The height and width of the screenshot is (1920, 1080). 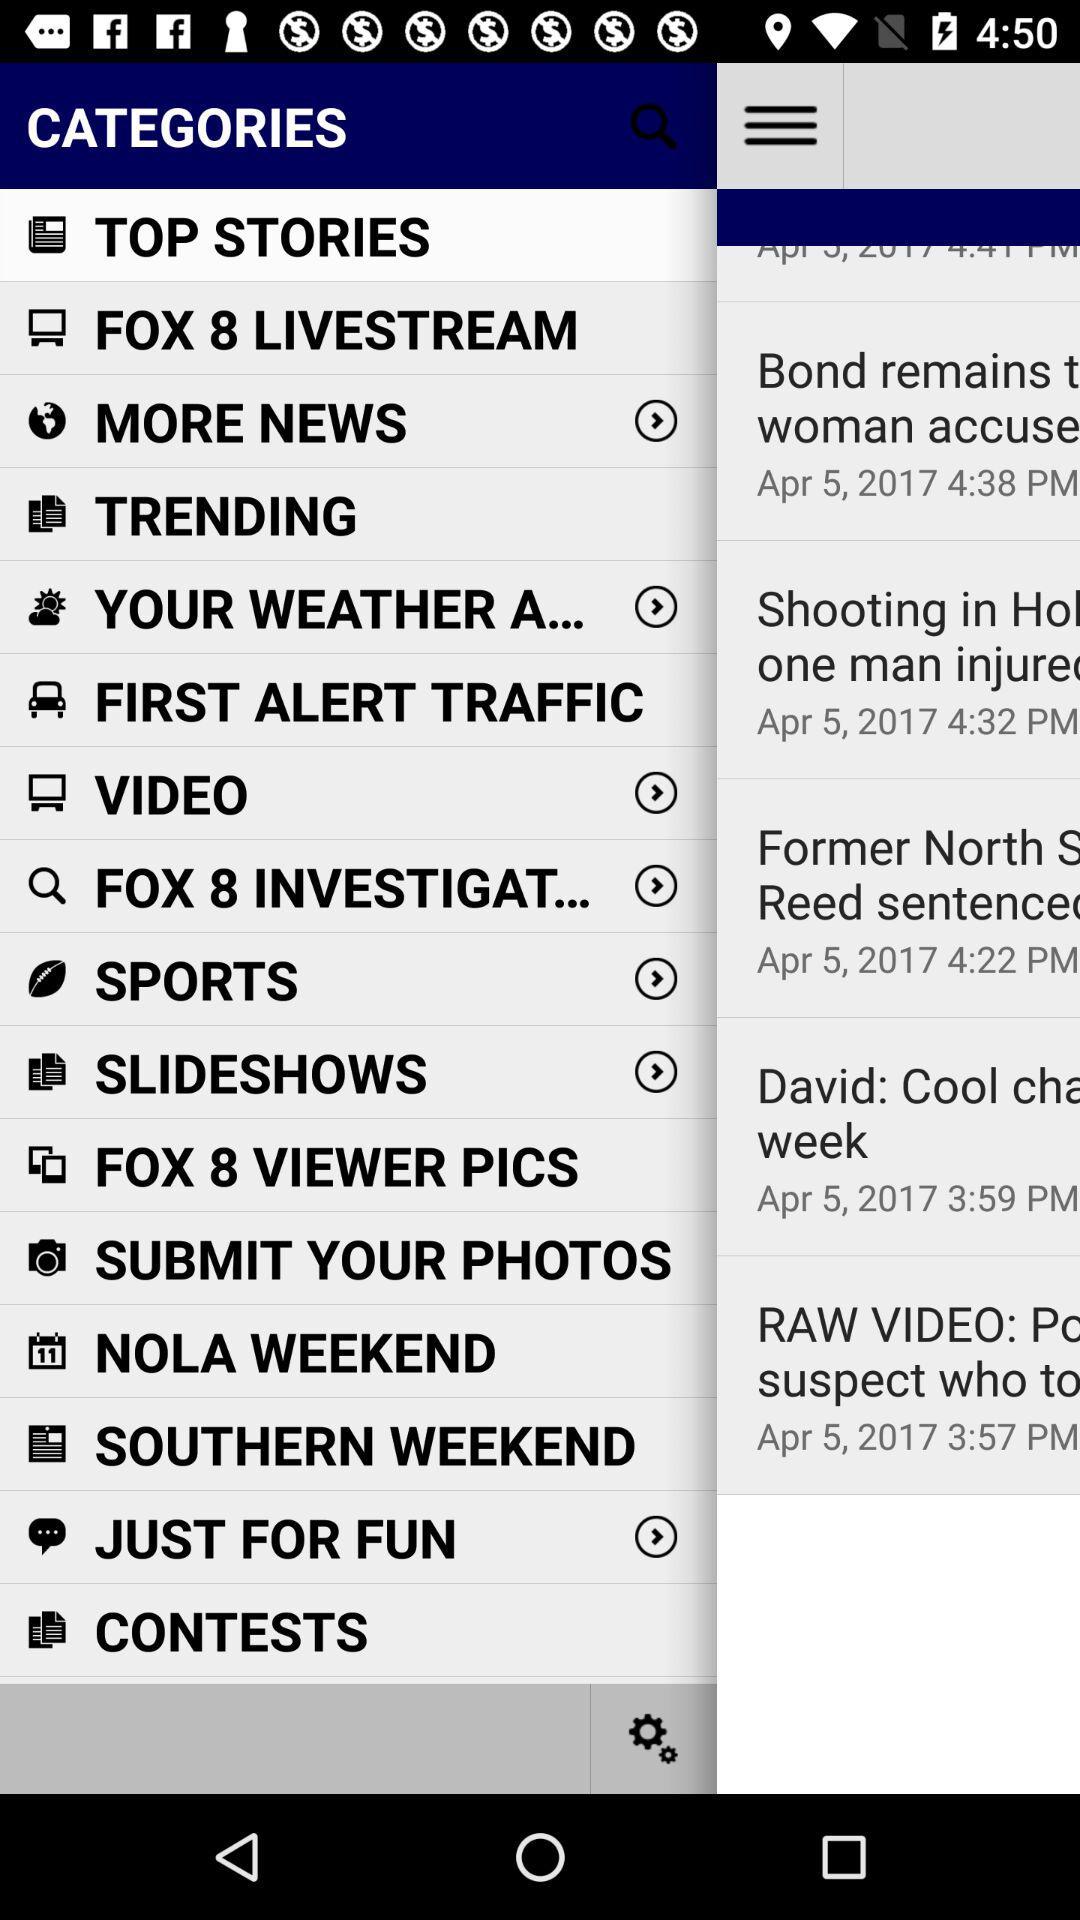 What do you see at coordinates (654, 1737) in the screenshot?
I see `the settings icon` at bounding box center [654, 1737].